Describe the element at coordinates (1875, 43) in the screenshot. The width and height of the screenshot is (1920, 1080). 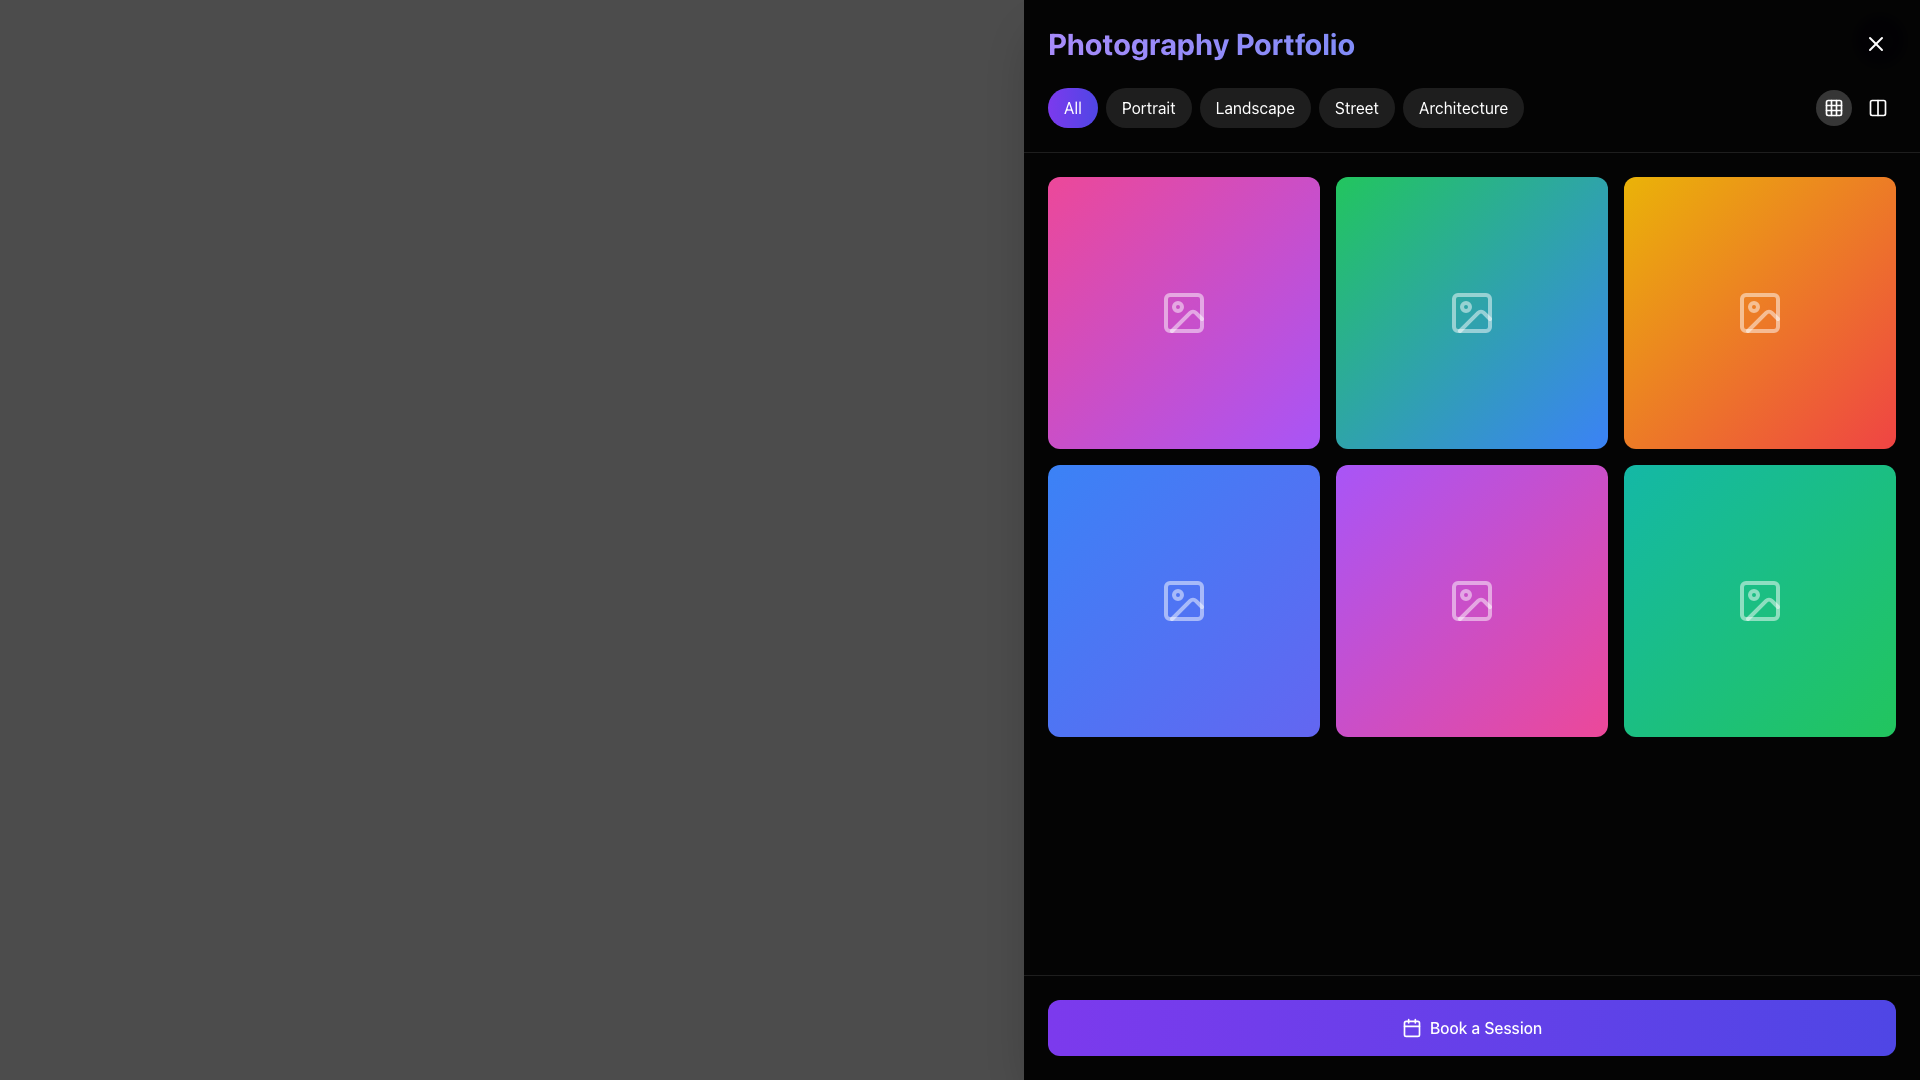
I see `the circular button with an 'X' icon located in the top-right corner of the interface` at that location.